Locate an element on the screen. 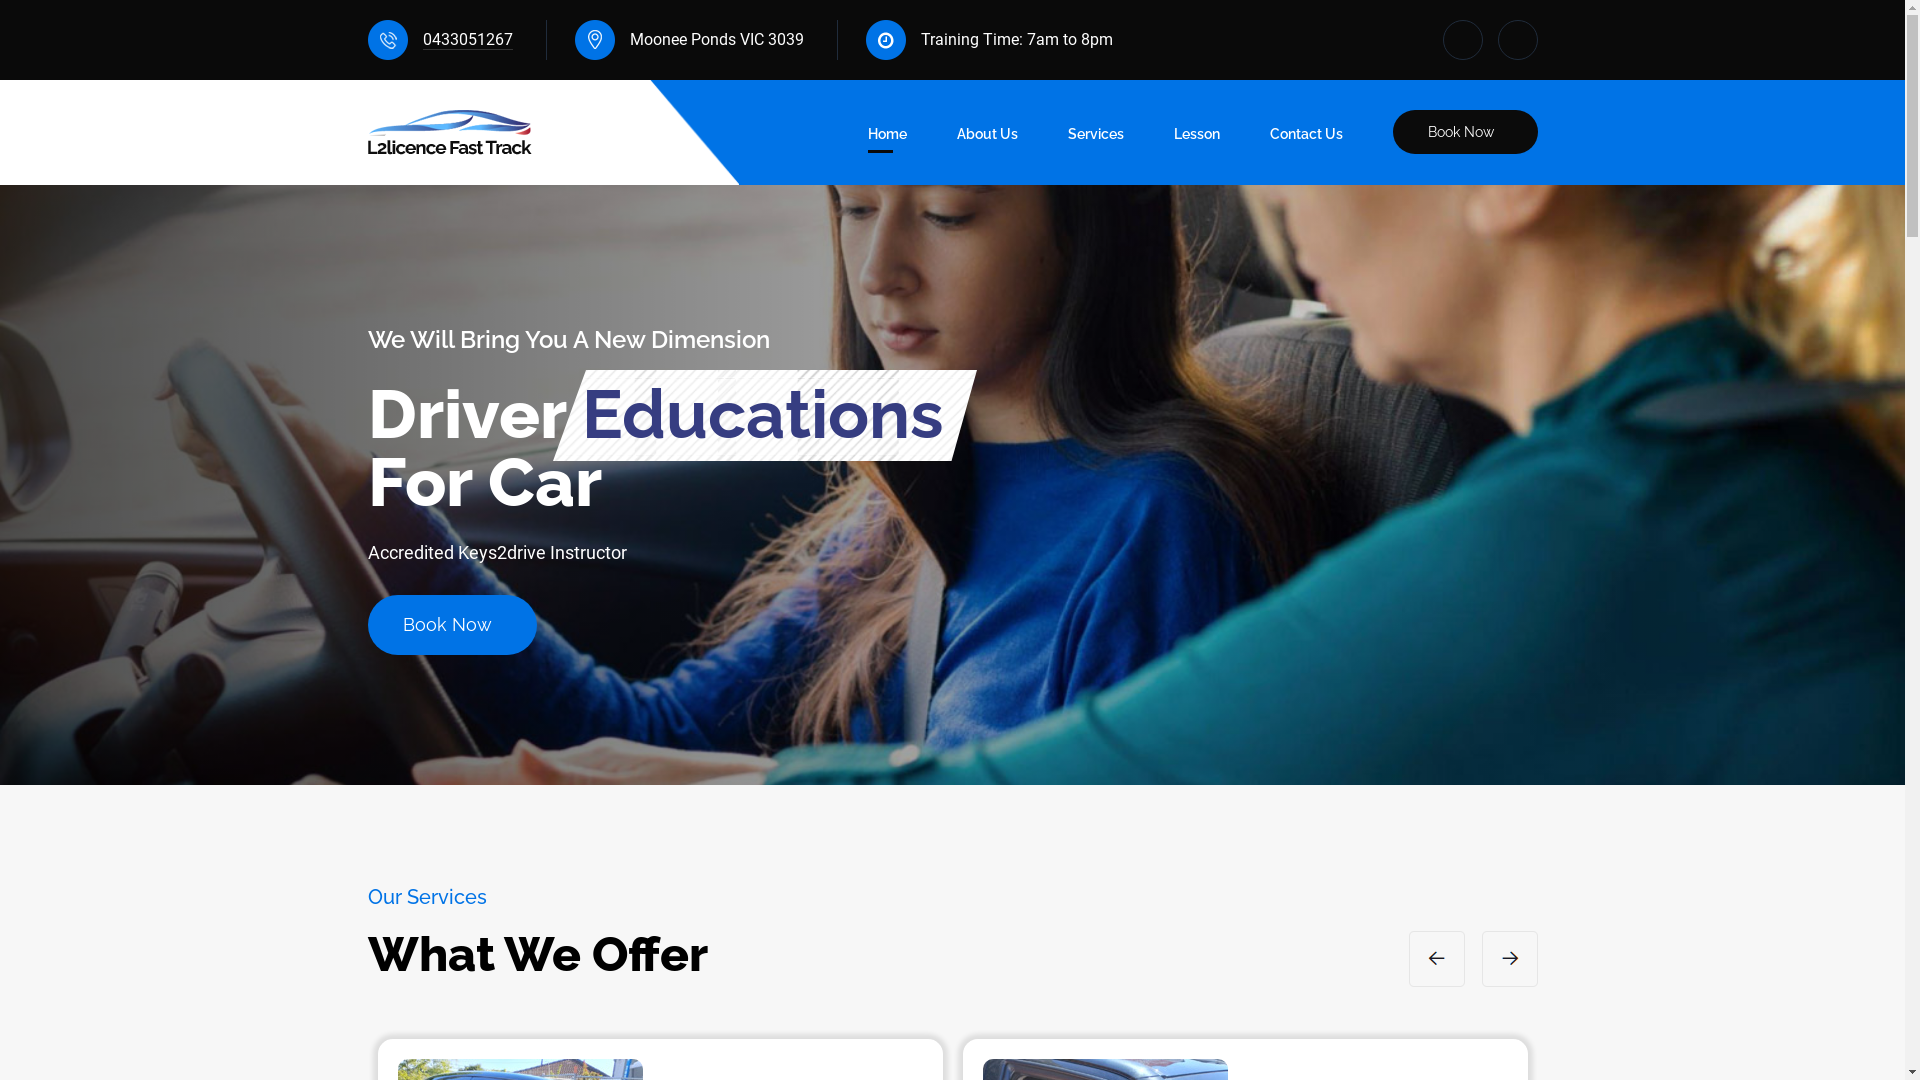 This screenshot has width=1920, height=1080. 'Book Now' is located at coordinates (1464, 131).